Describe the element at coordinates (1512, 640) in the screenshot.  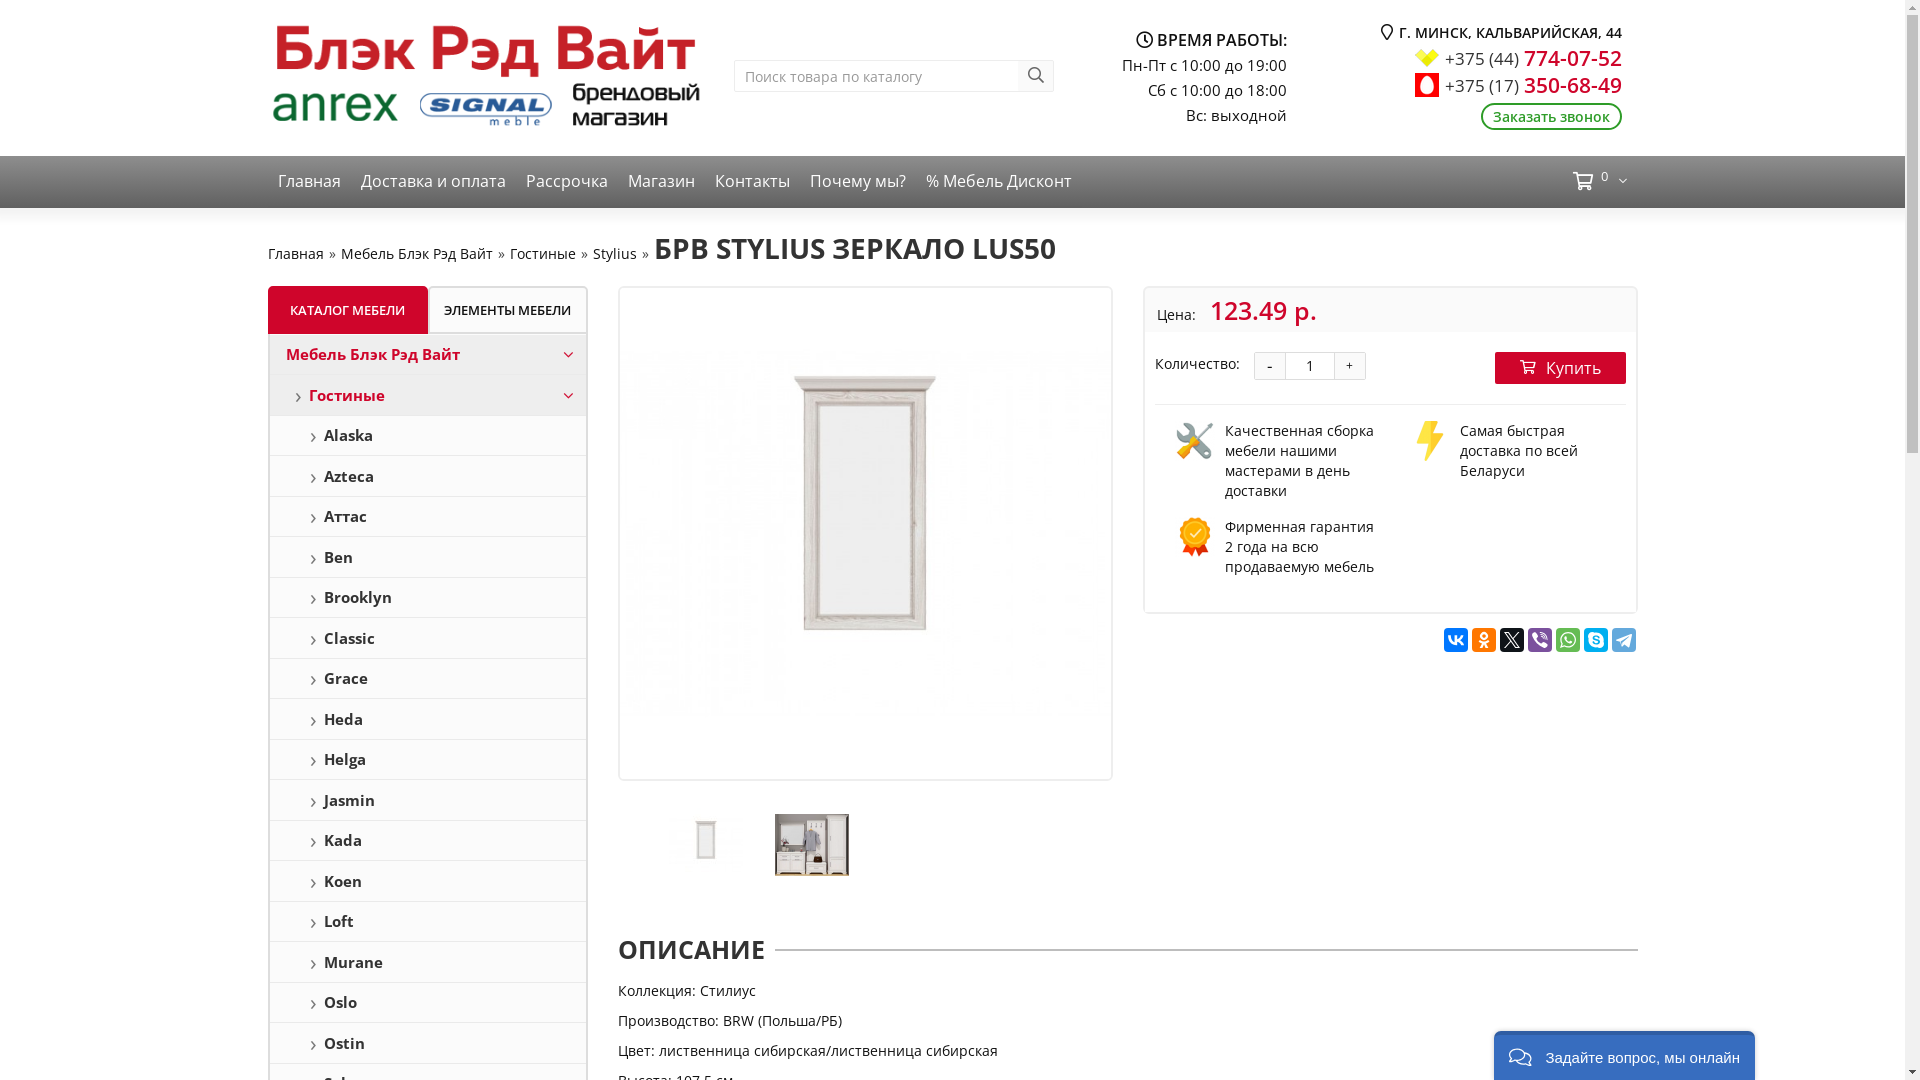
I see `'Twitter'` at that location.